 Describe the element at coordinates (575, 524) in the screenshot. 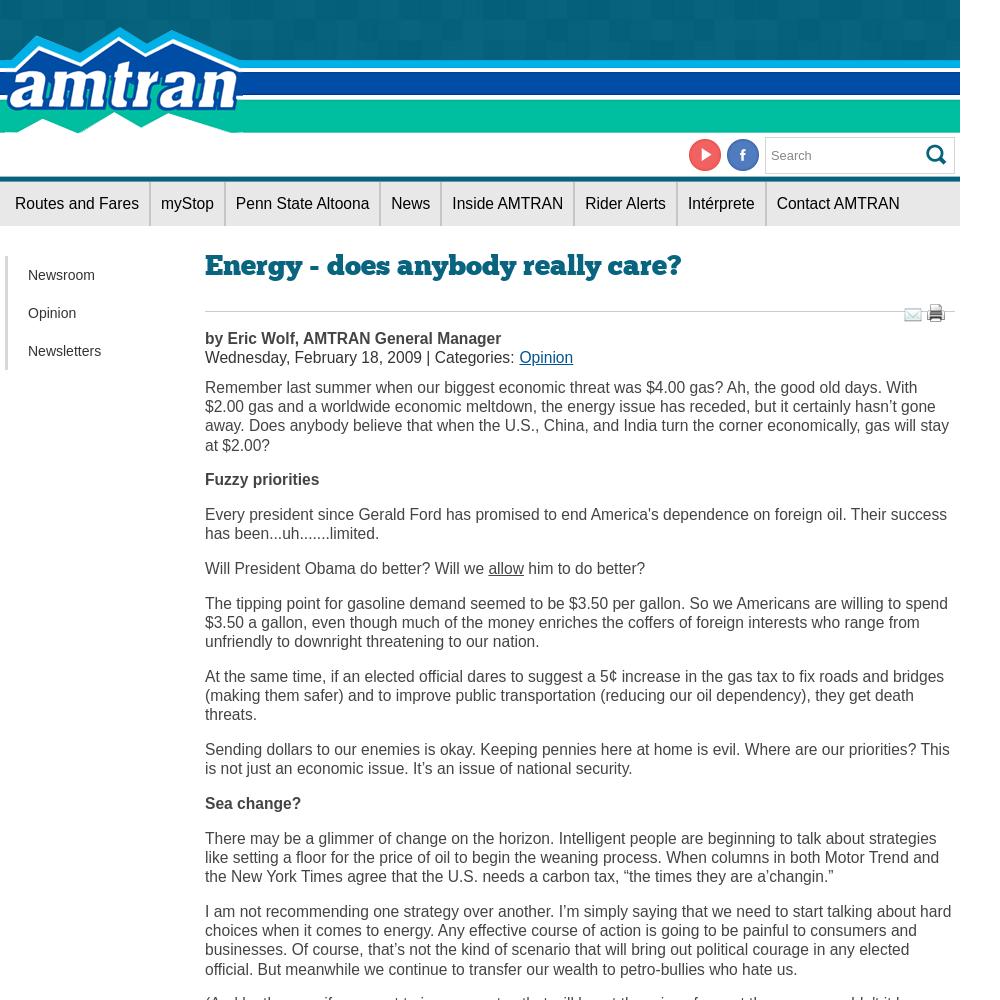

I see `'Every president since Gerald Ford has promised to end America's dependence on foreign oil. Their success has been...uh.......limited.'` at that location.